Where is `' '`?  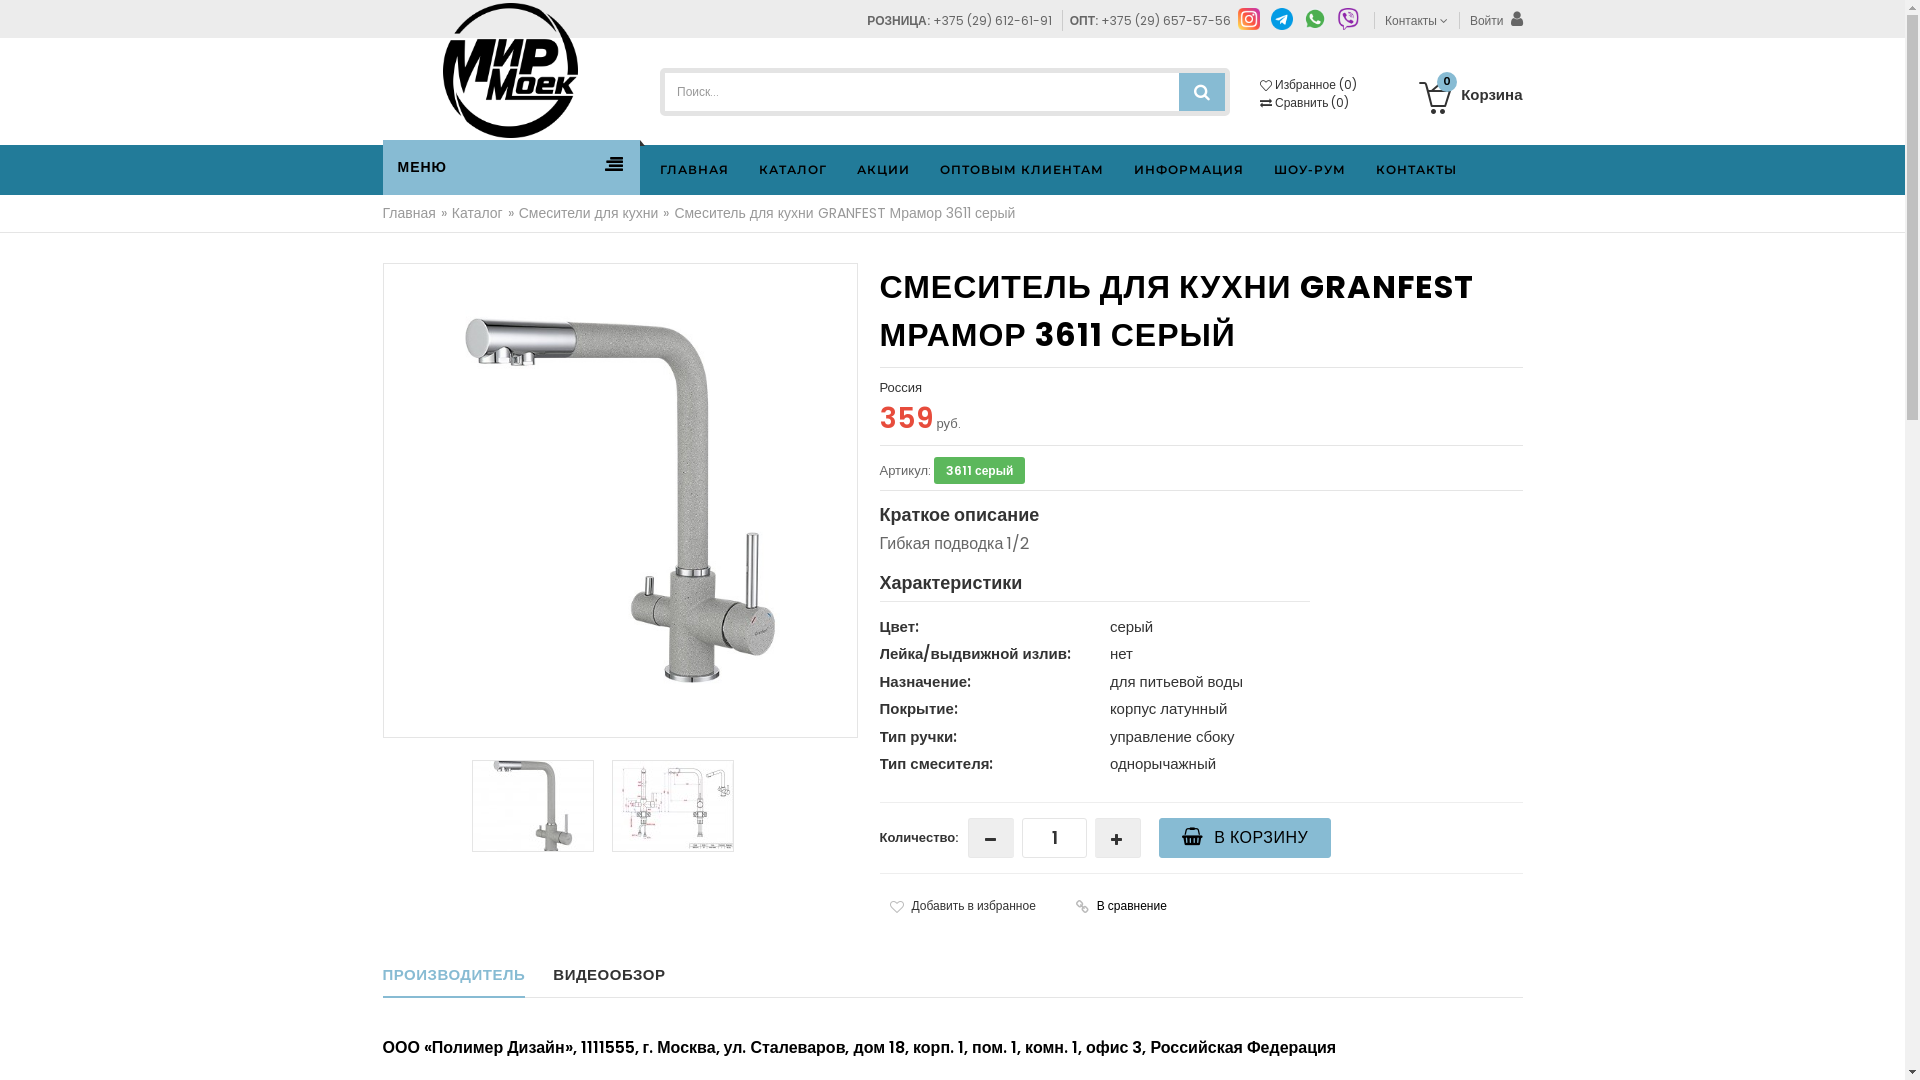
' ' is located at coordinates (1117, 837).